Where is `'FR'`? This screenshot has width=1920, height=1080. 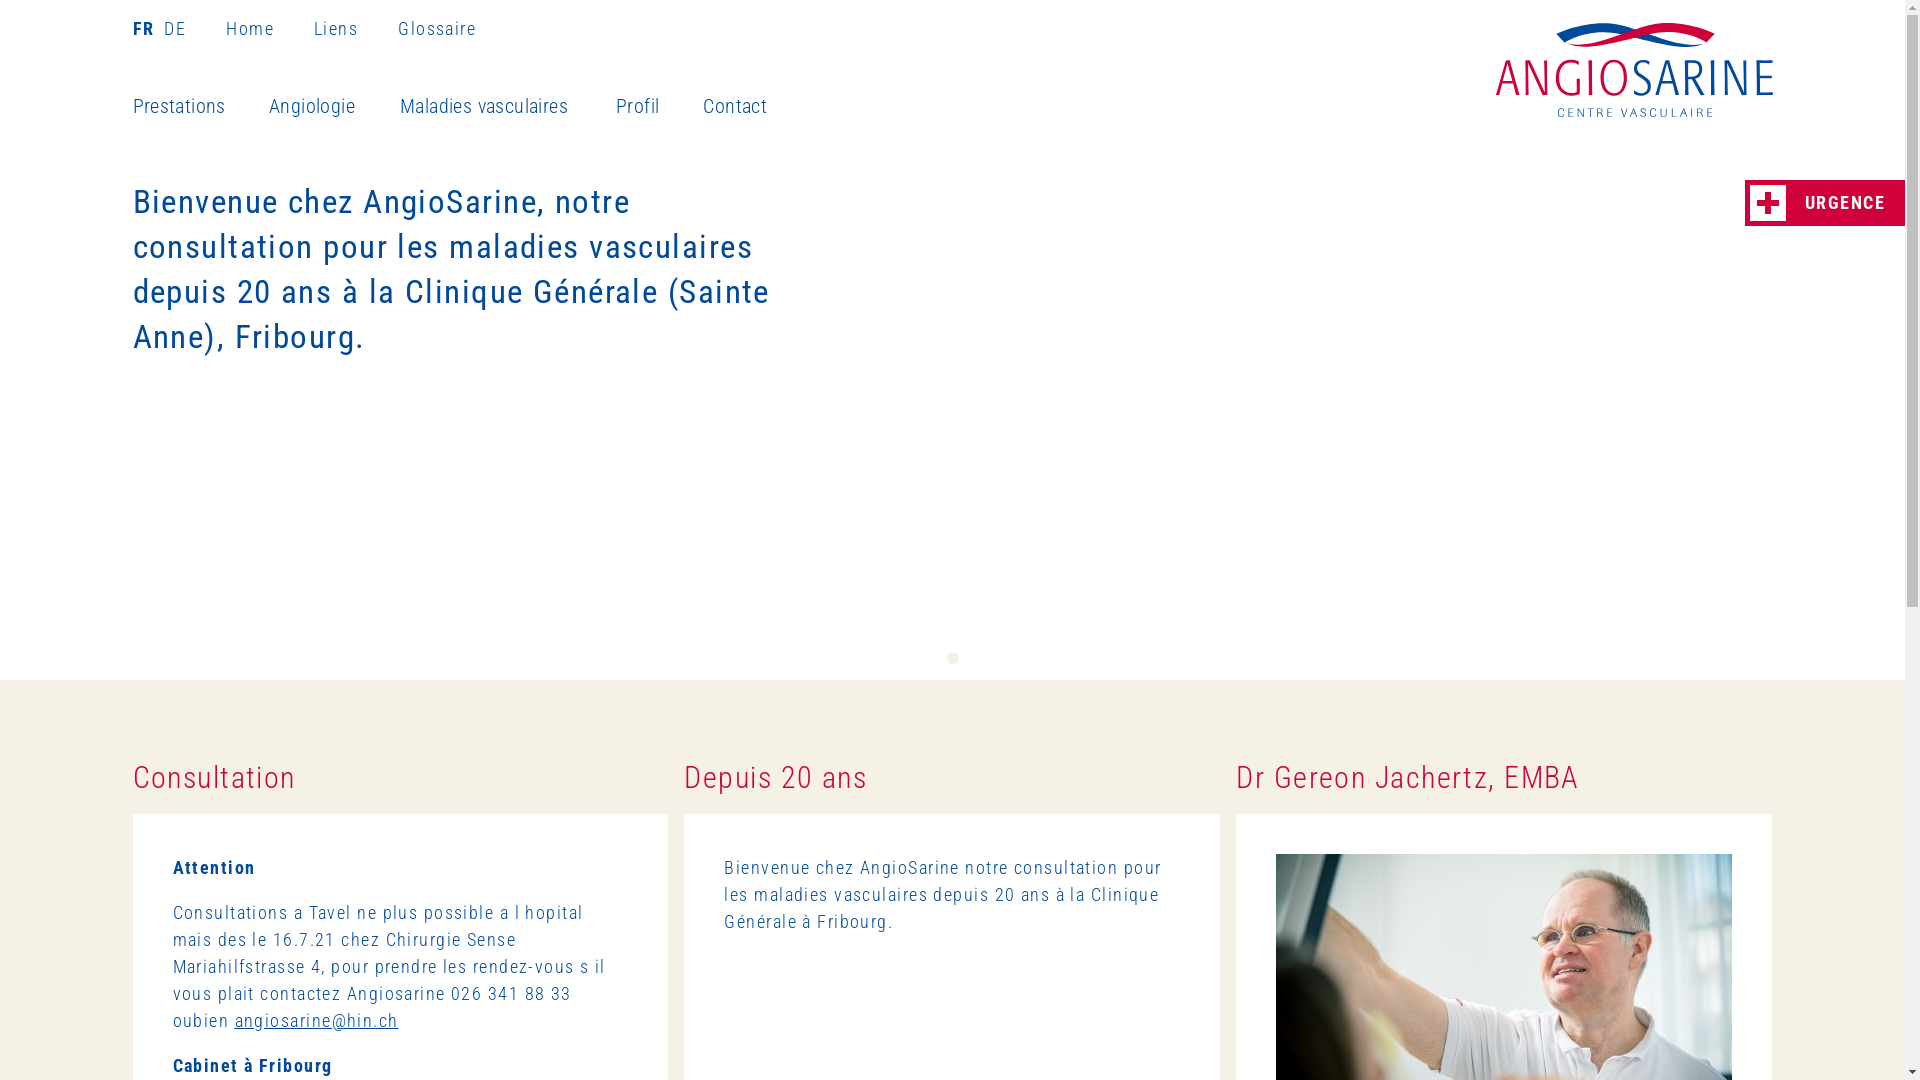
'FR' is located at coordinates (144, 28).